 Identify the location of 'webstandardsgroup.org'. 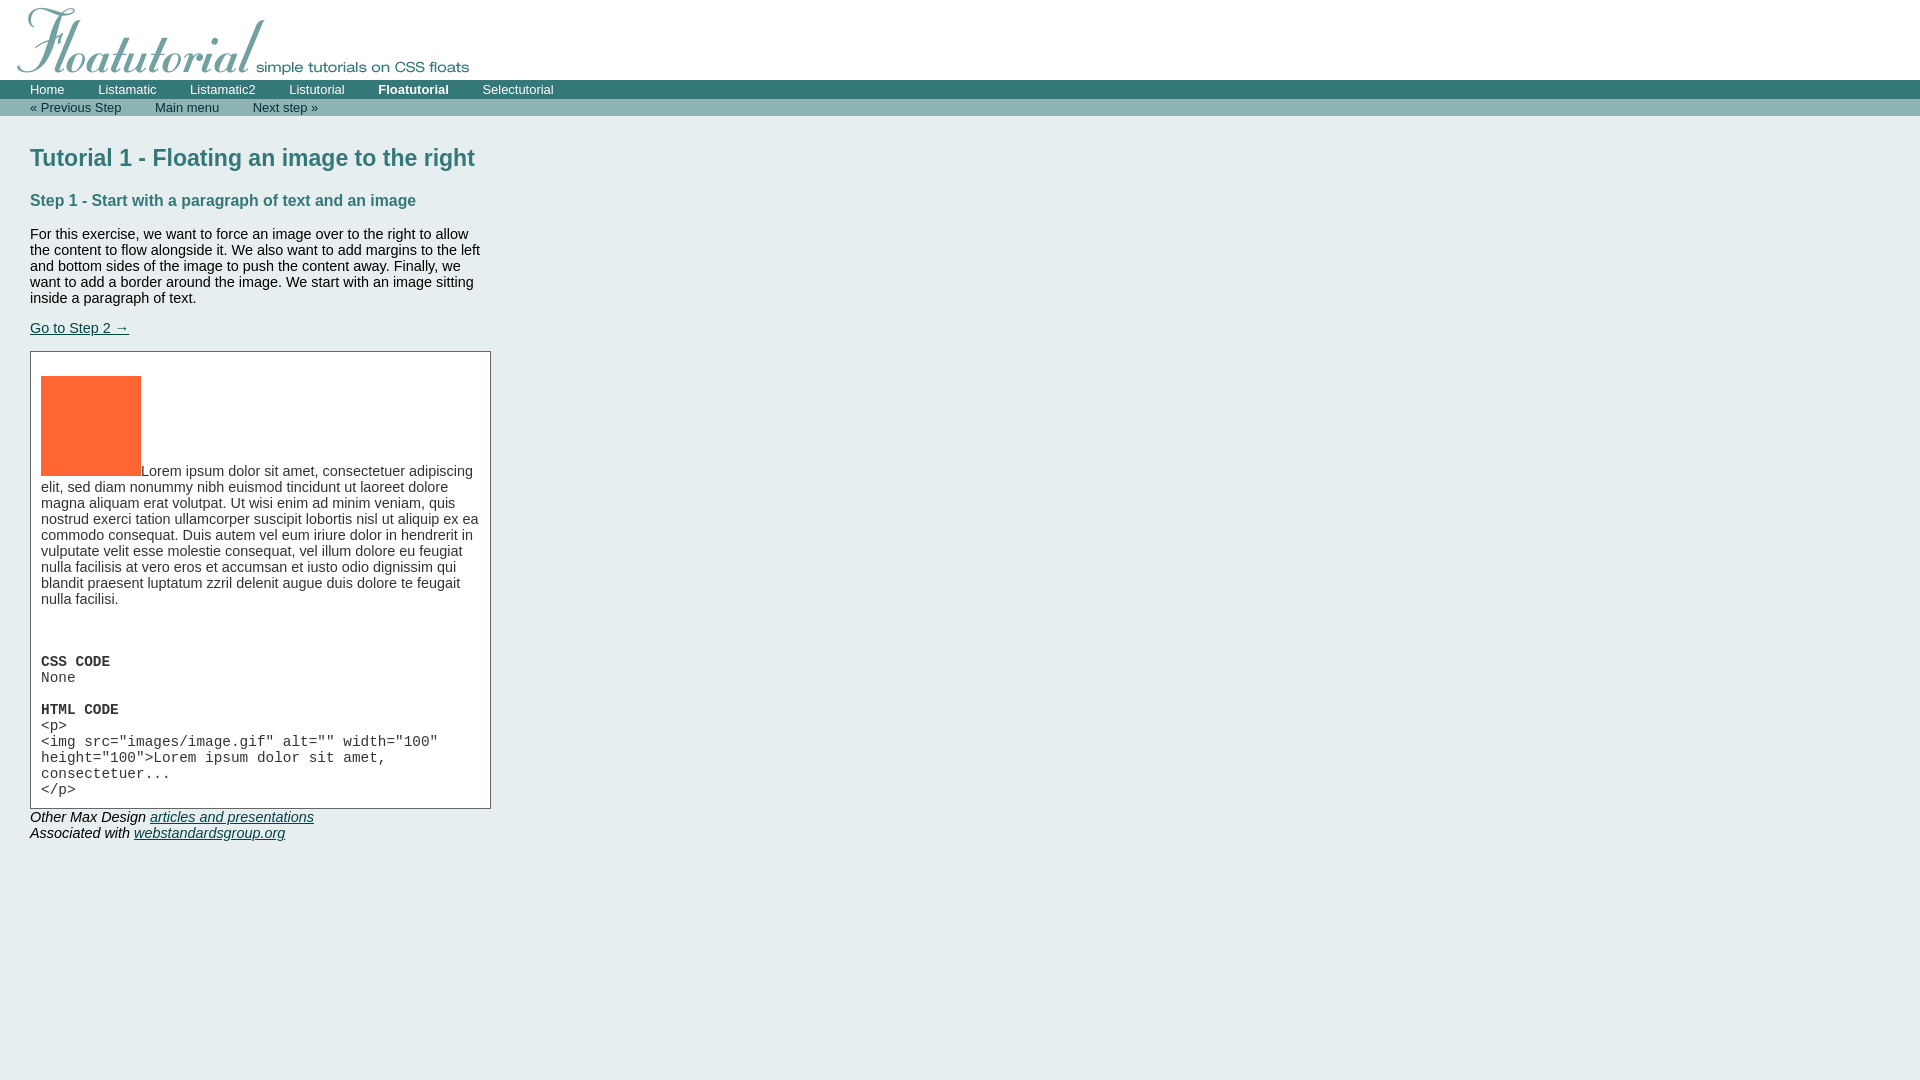
(209, 833).